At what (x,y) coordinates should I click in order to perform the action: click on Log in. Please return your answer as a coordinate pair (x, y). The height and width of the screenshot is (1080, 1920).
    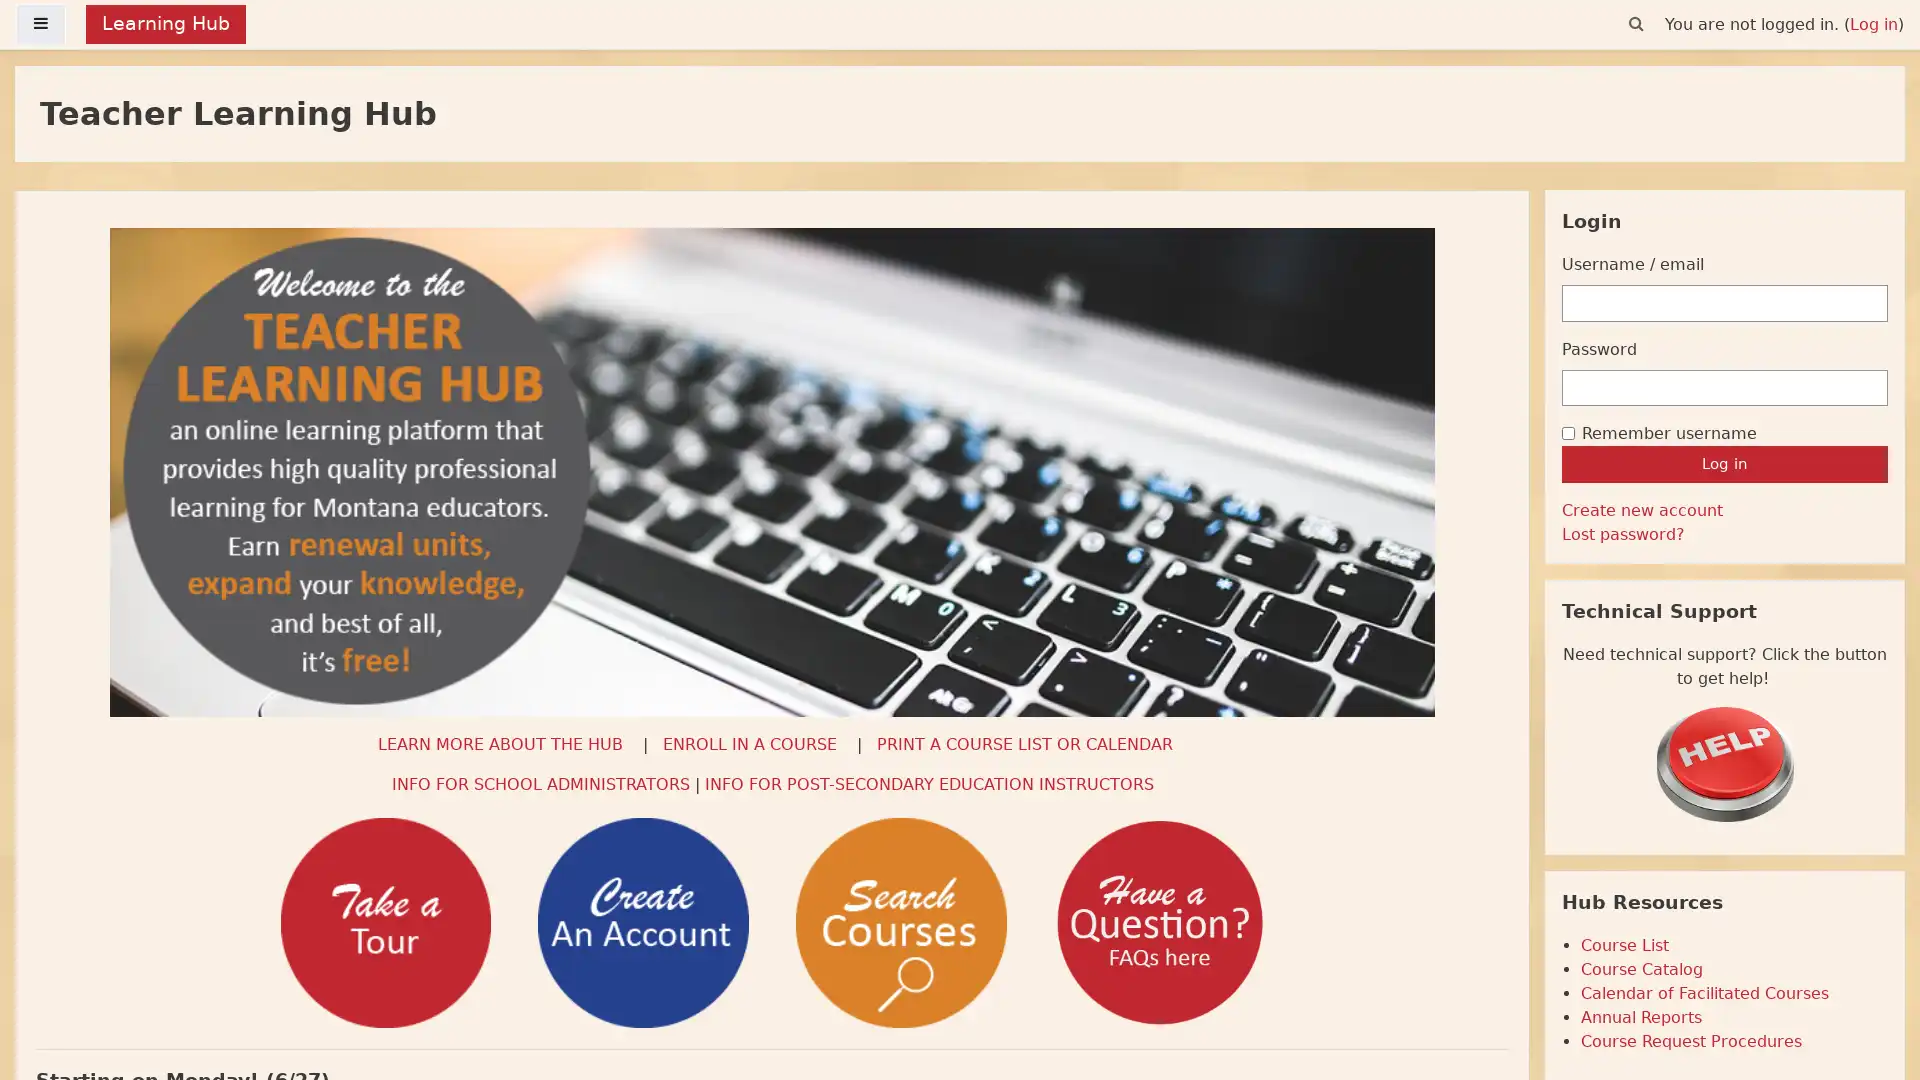
    Looking at the image, I should click on (1723, 463).